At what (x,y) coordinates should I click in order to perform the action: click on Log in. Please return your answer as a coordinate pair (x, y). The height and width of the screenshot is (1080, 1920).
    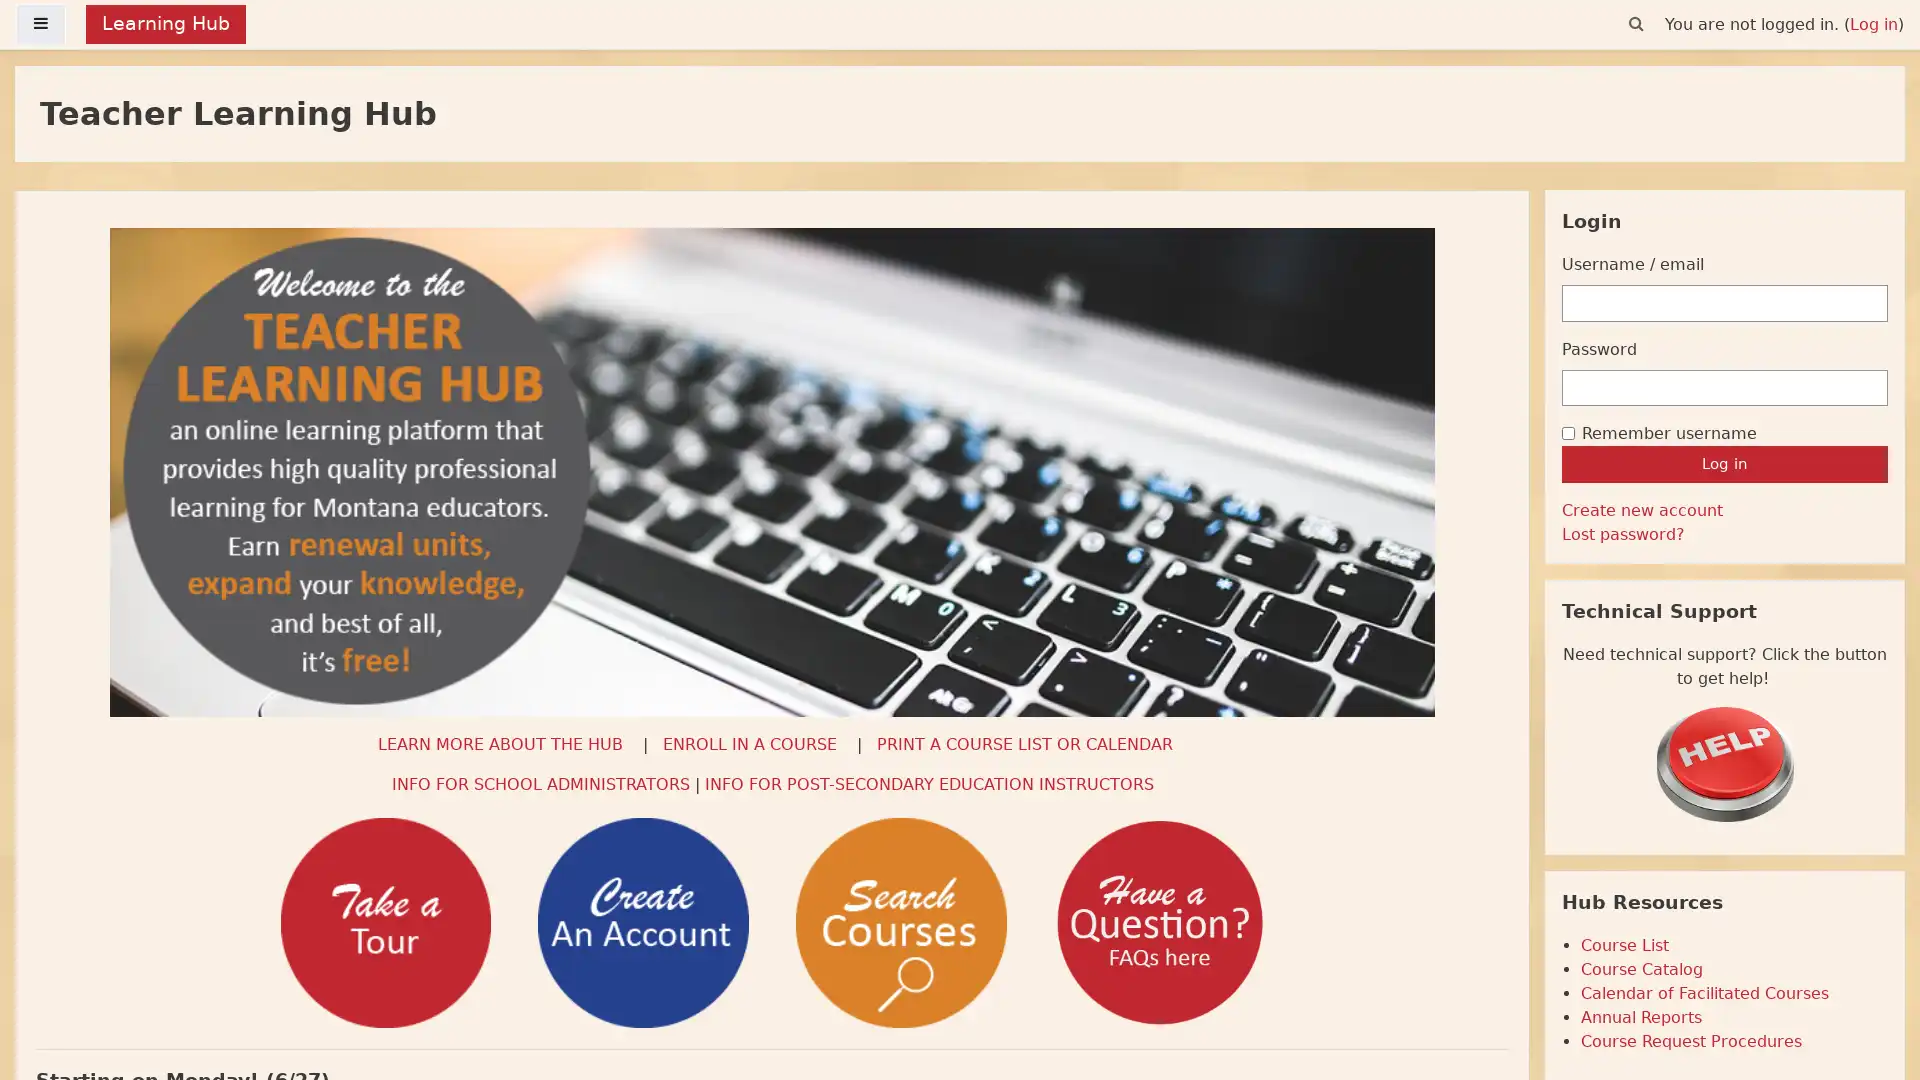
    Looking at the image, I should click on (1723, 463).